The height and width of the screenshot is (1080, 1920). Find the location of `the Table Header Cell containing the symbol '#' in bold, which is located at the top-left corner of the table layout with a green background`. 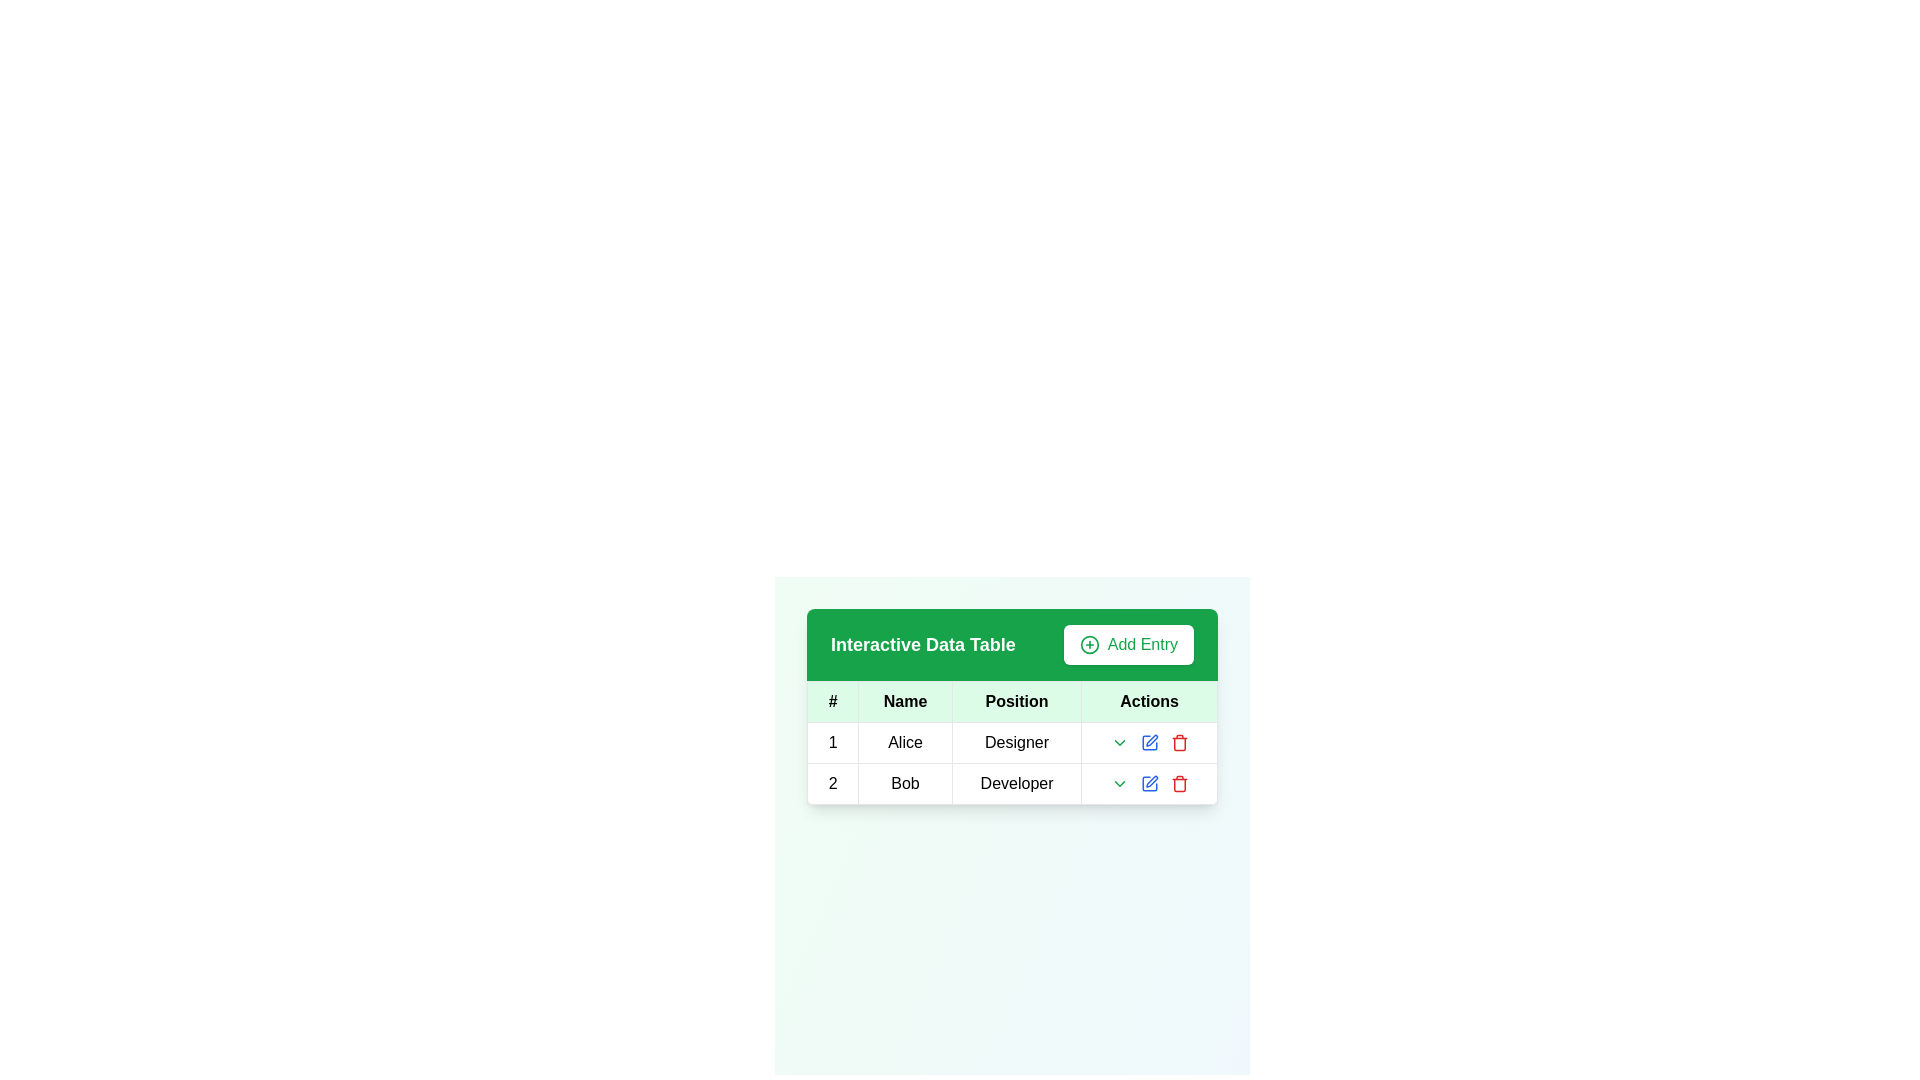

the Table Header Cell containing the symbol '#' in bold, which is located at the top-left corner of the table layout with a green background is located at coordinates (833, 701).